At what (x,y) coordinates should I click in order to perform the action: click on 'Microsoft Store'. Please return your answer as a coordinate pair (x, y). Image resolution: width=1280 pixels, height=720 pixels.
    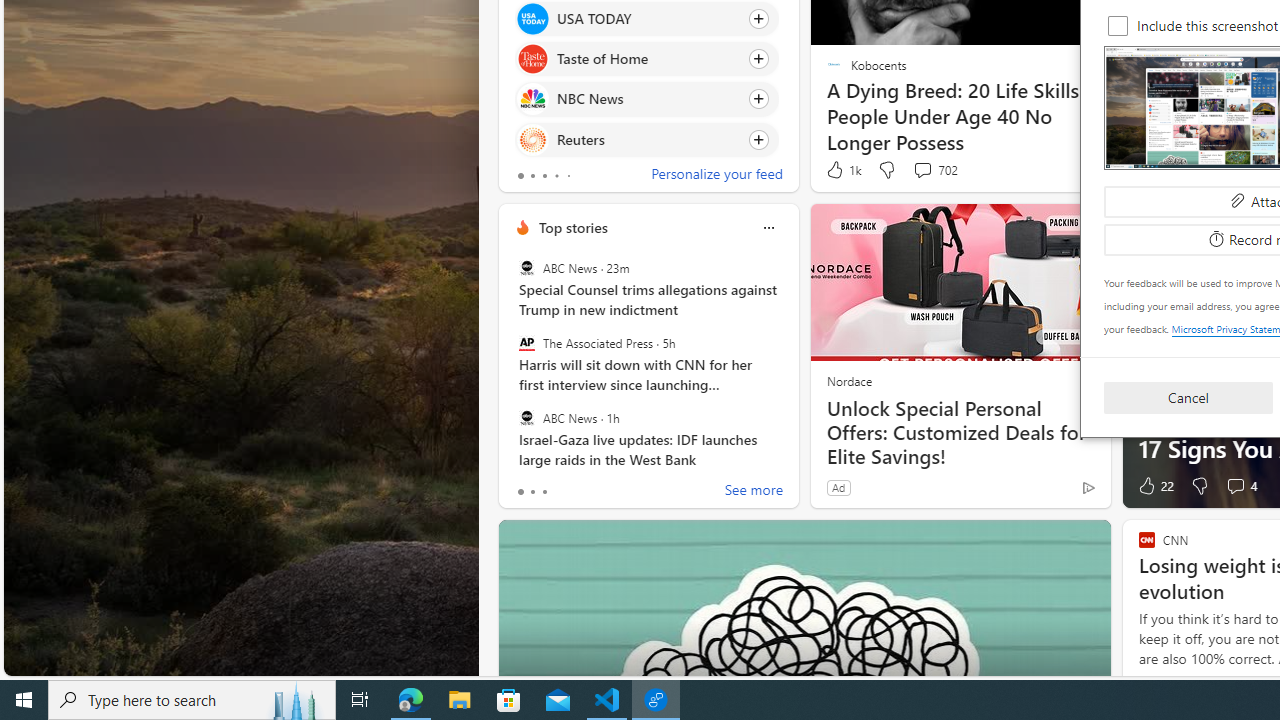
    Looking at the image, I should click on (509, 698).